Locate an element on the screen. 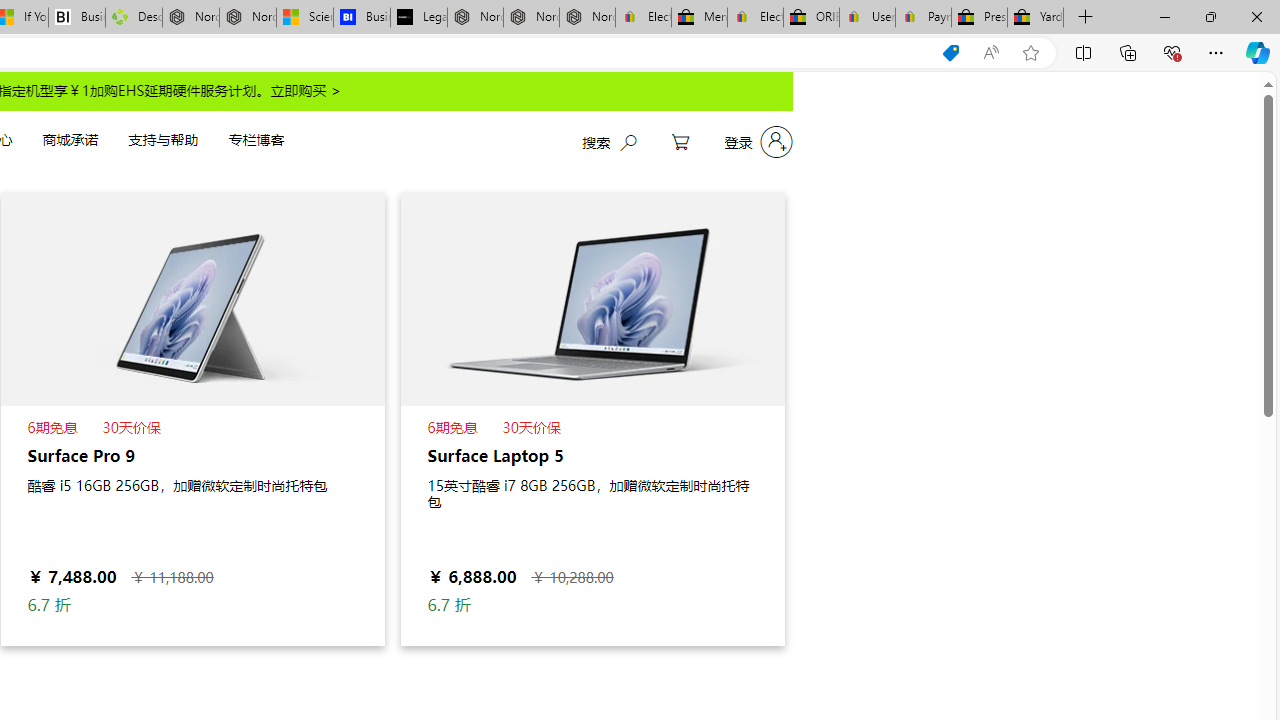 This screenshot has width=1280, height=720. 'Add this page to favorites (Ctrl+D)' is located at coordinates (1031, 52).